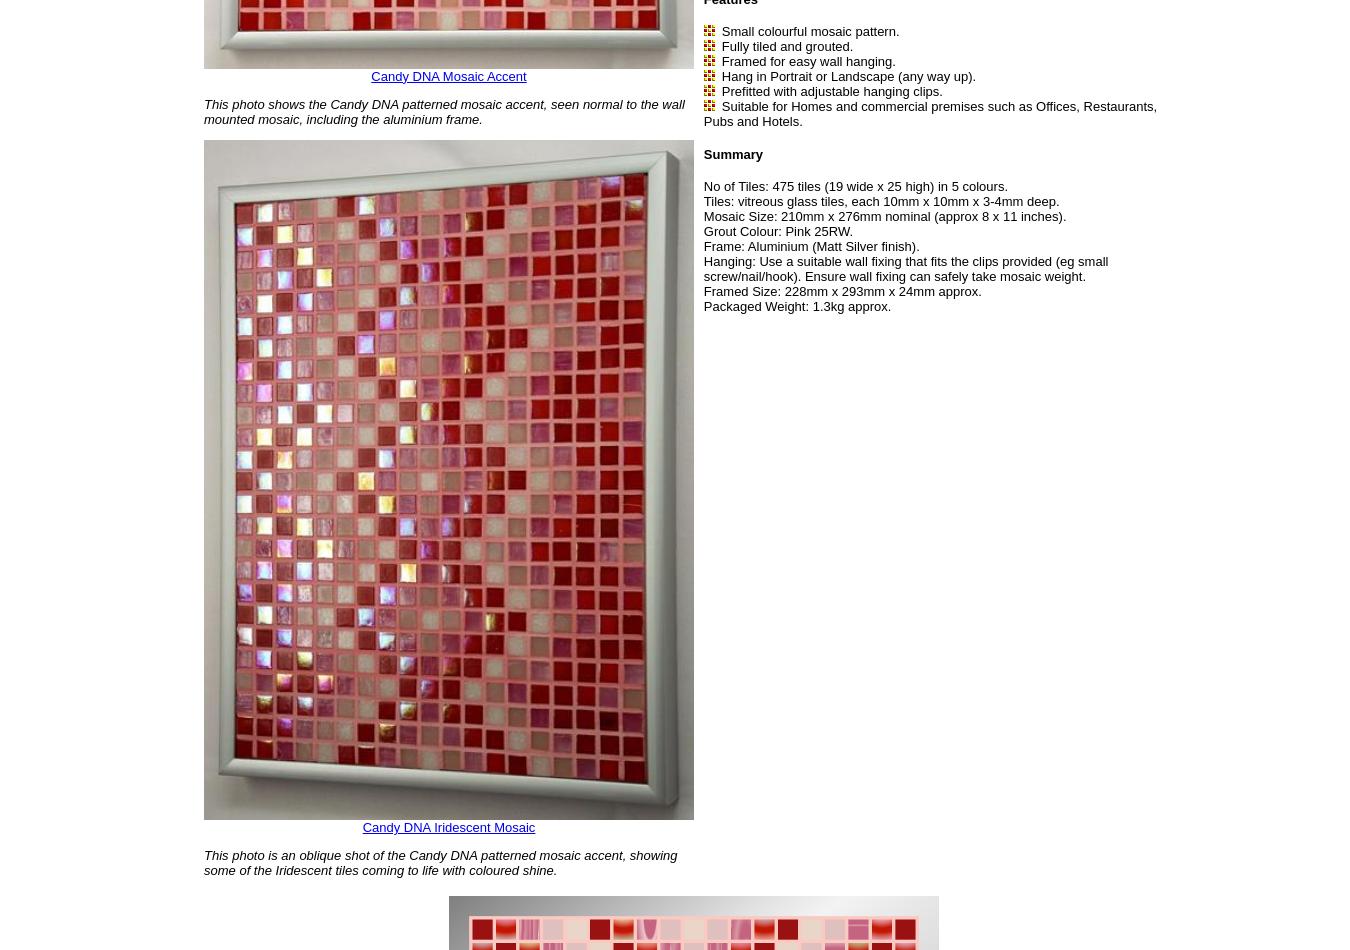 This screenshot has height=950, width=1350. Describe the element at coordinates (929, 114) in the screenshot. I see `'Suitable for Homes and commercial premises such as Offices, Restaurants, Pubs and Hotels.'` at that location.